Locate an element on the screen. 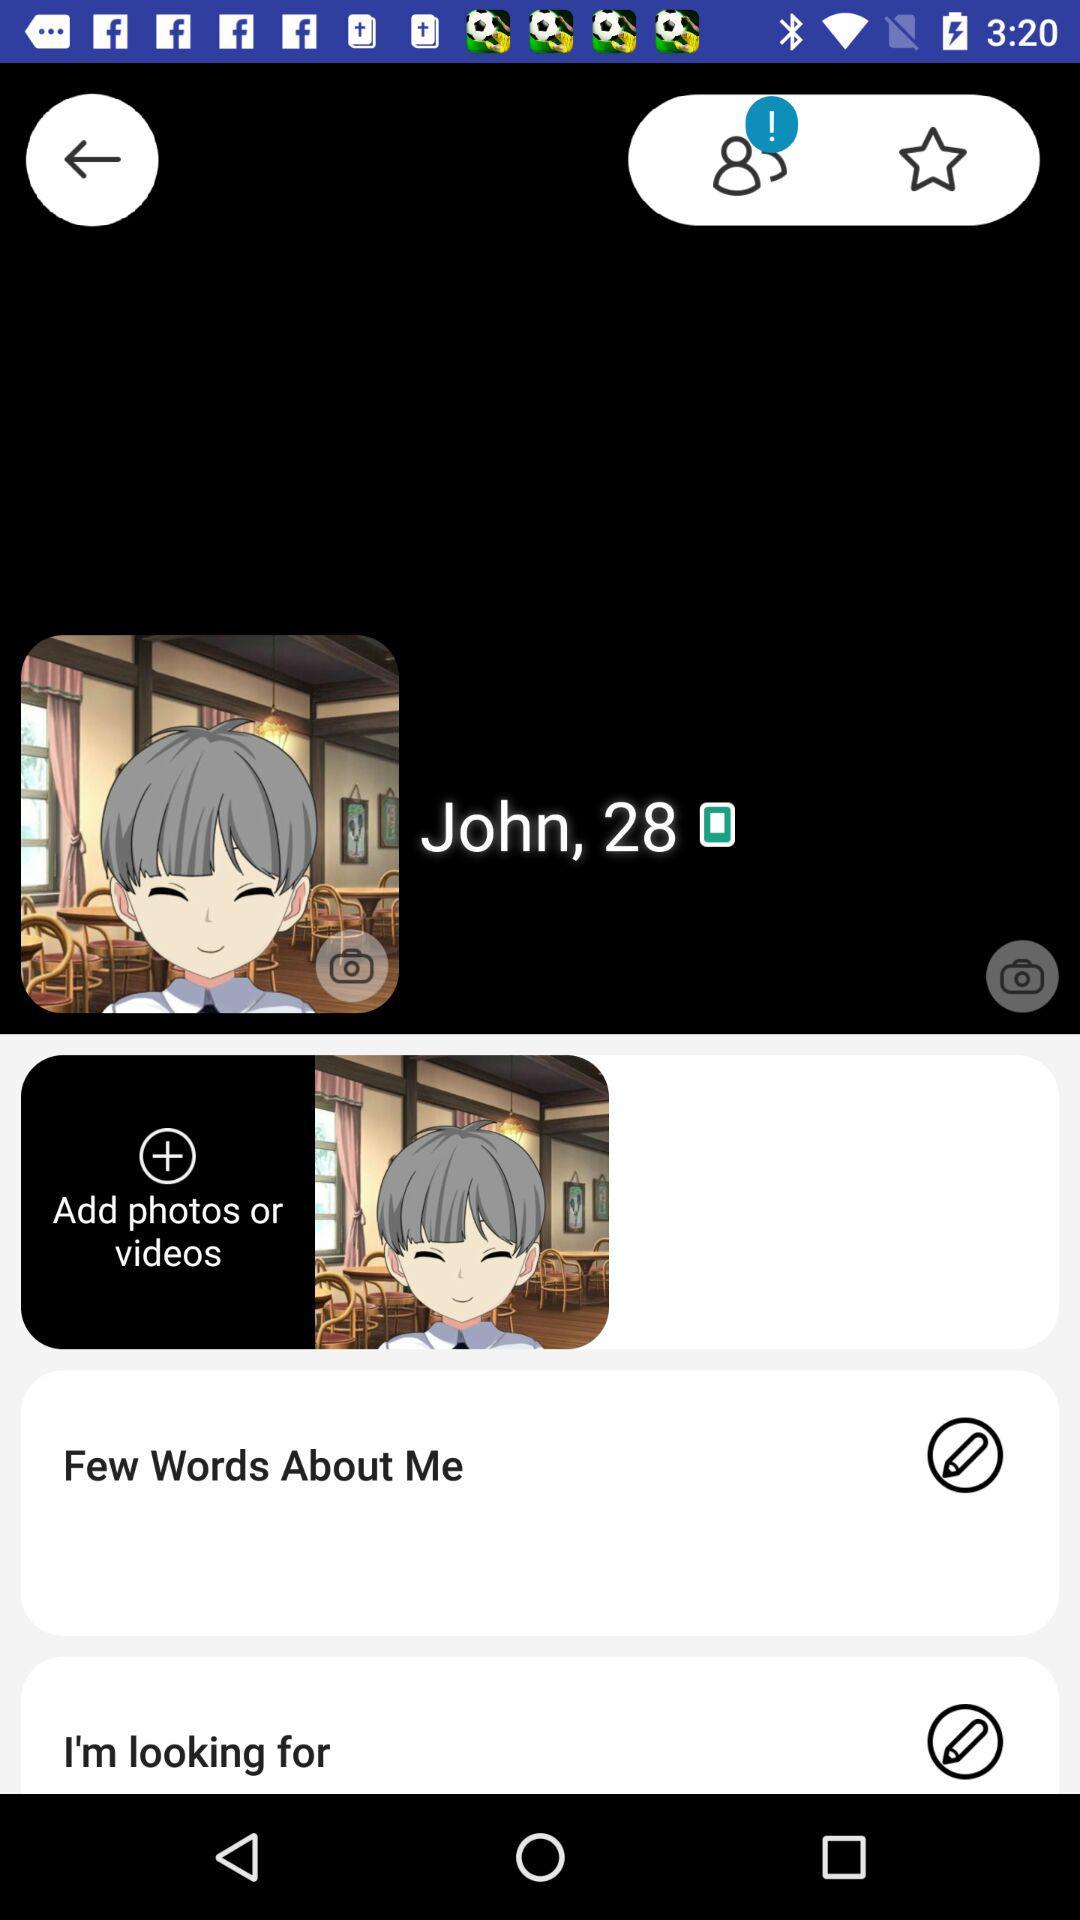 The width and height of the screenshot is (1080, 1920). the star icon is located at coordinates (950, 163).